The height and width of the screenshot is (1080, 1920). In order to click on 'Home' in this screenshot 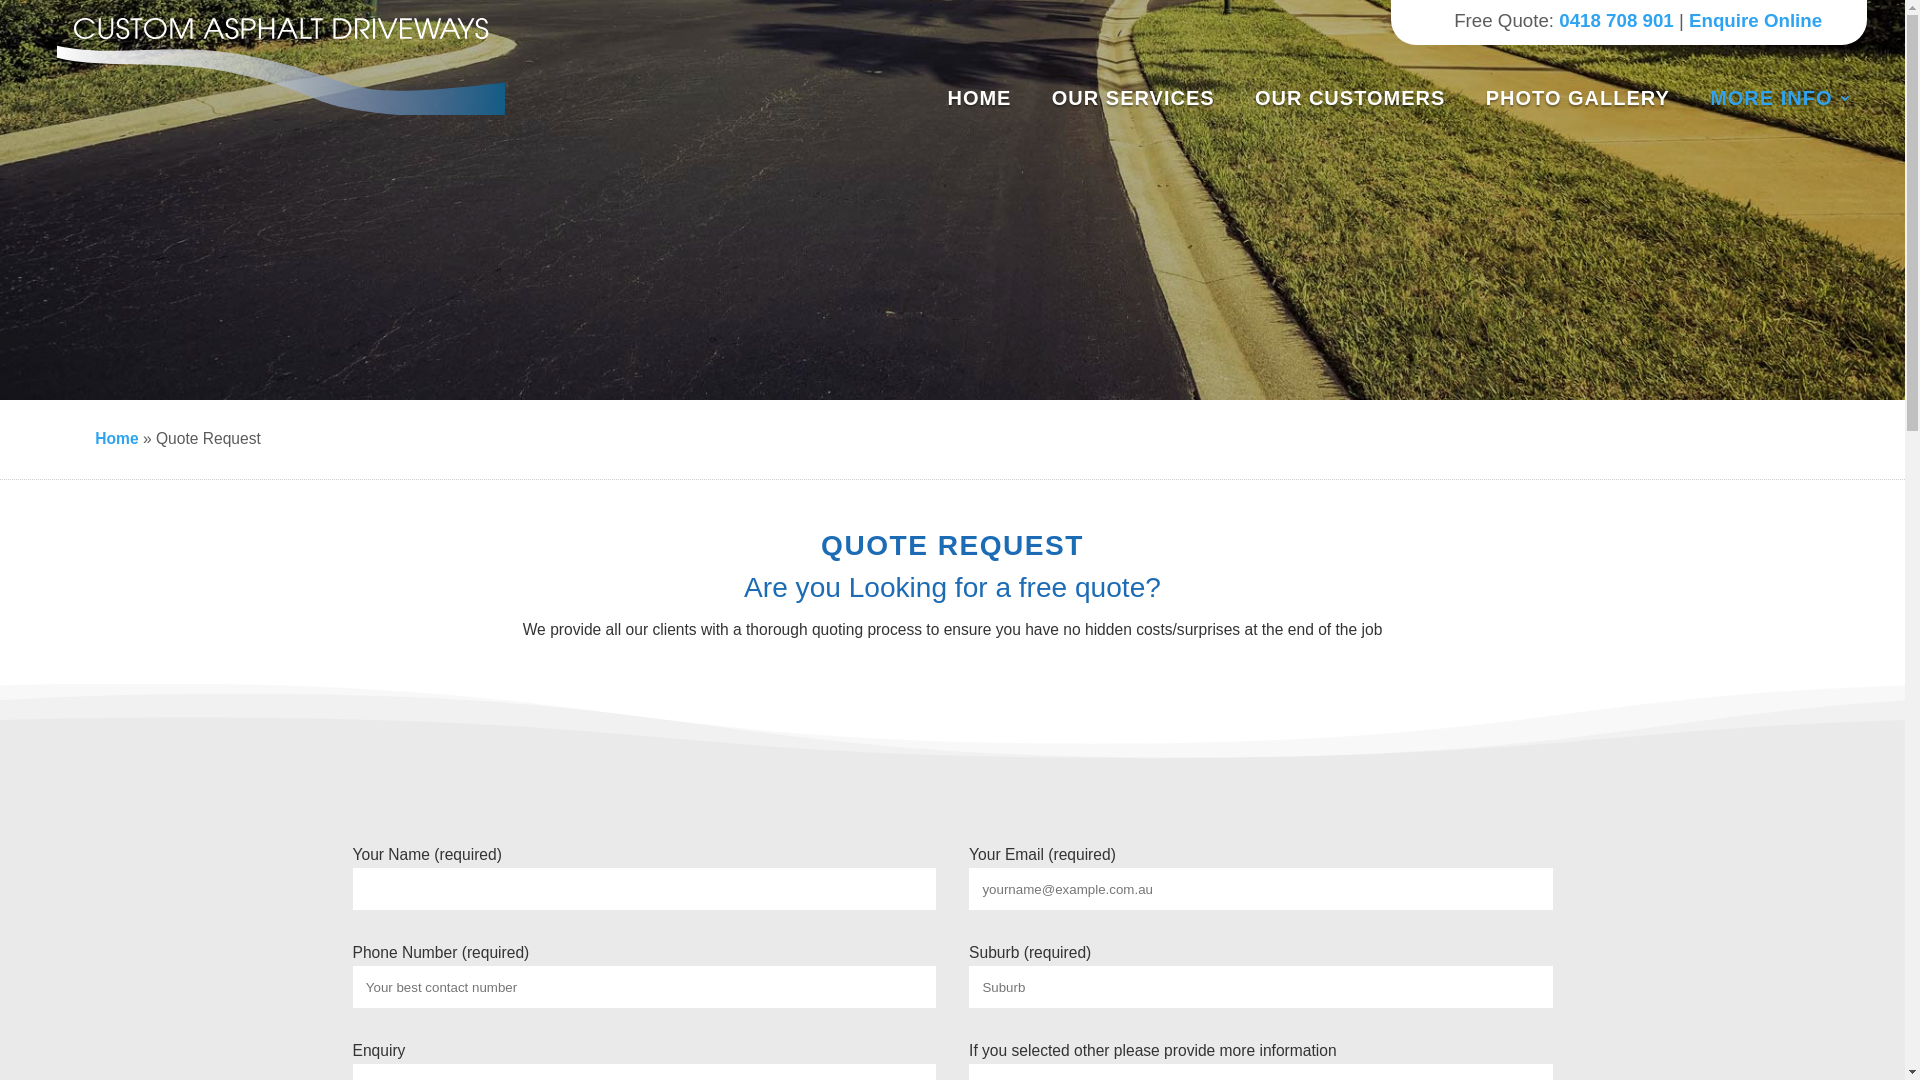, I will do `click(115, 437)`.